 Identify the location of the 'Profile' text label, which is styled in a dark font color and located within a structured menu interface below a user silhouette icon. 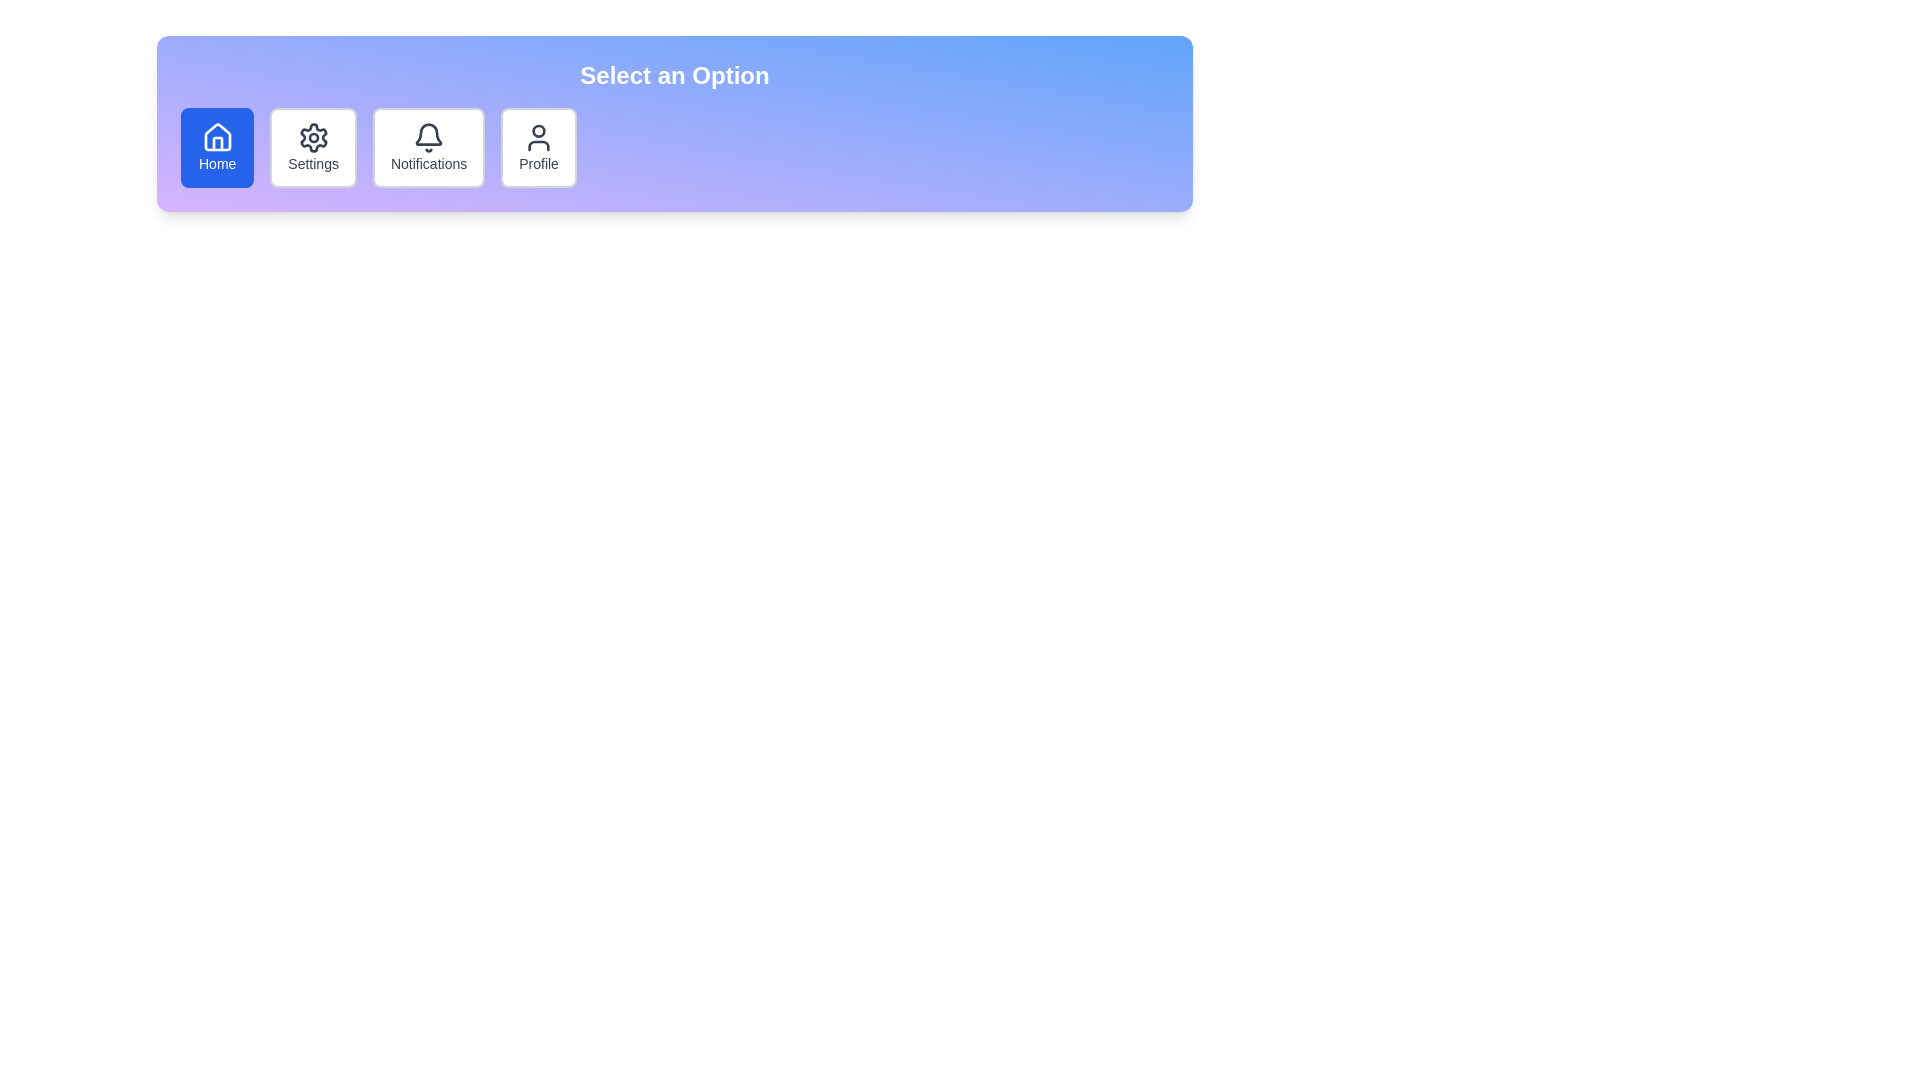
(539, 163).